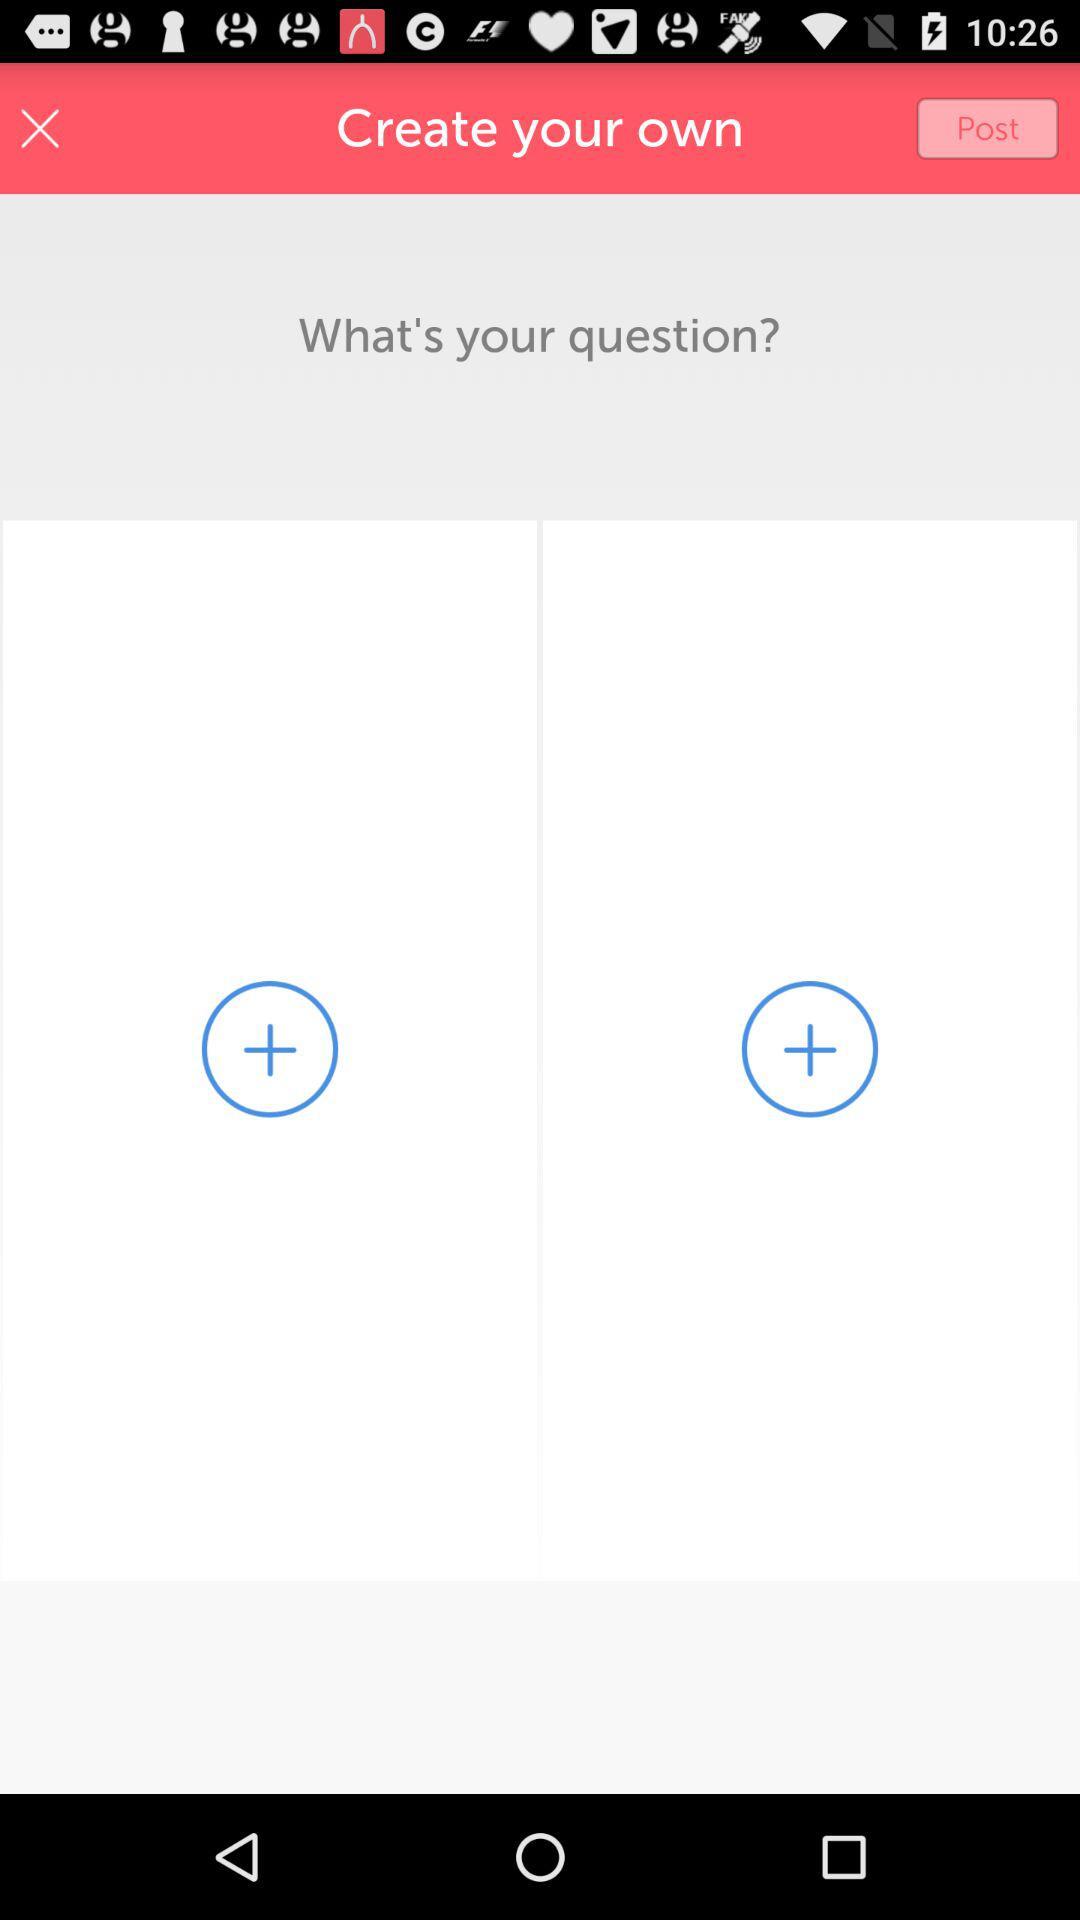  I want to click on the add icon, so click(270, 1123).